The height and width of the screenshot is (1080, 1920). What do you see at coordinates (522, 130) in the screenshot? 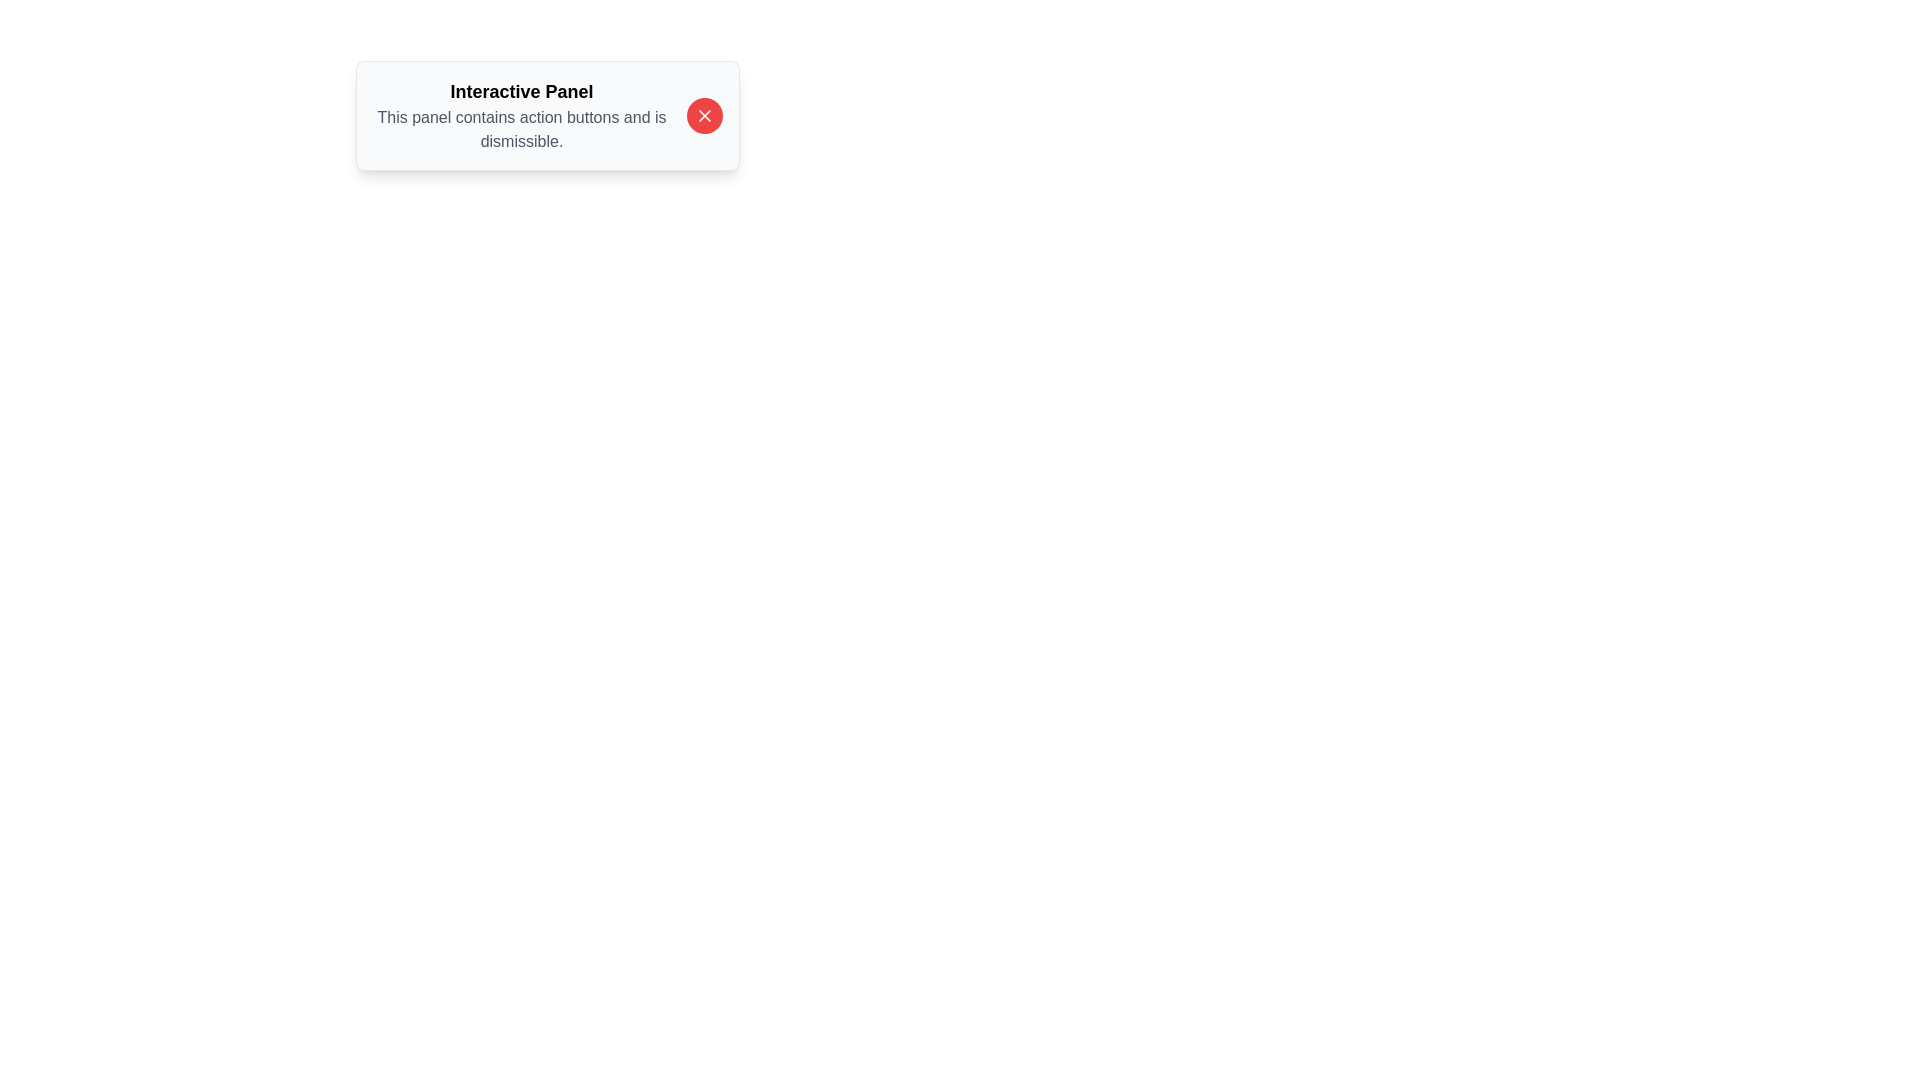
I see `the text component displaying the content 'This panel contains action buttons and is dismissible.', which is styled in gray and positioned below the heading 'Interactive Panel'` at bounding box center [522, 130].